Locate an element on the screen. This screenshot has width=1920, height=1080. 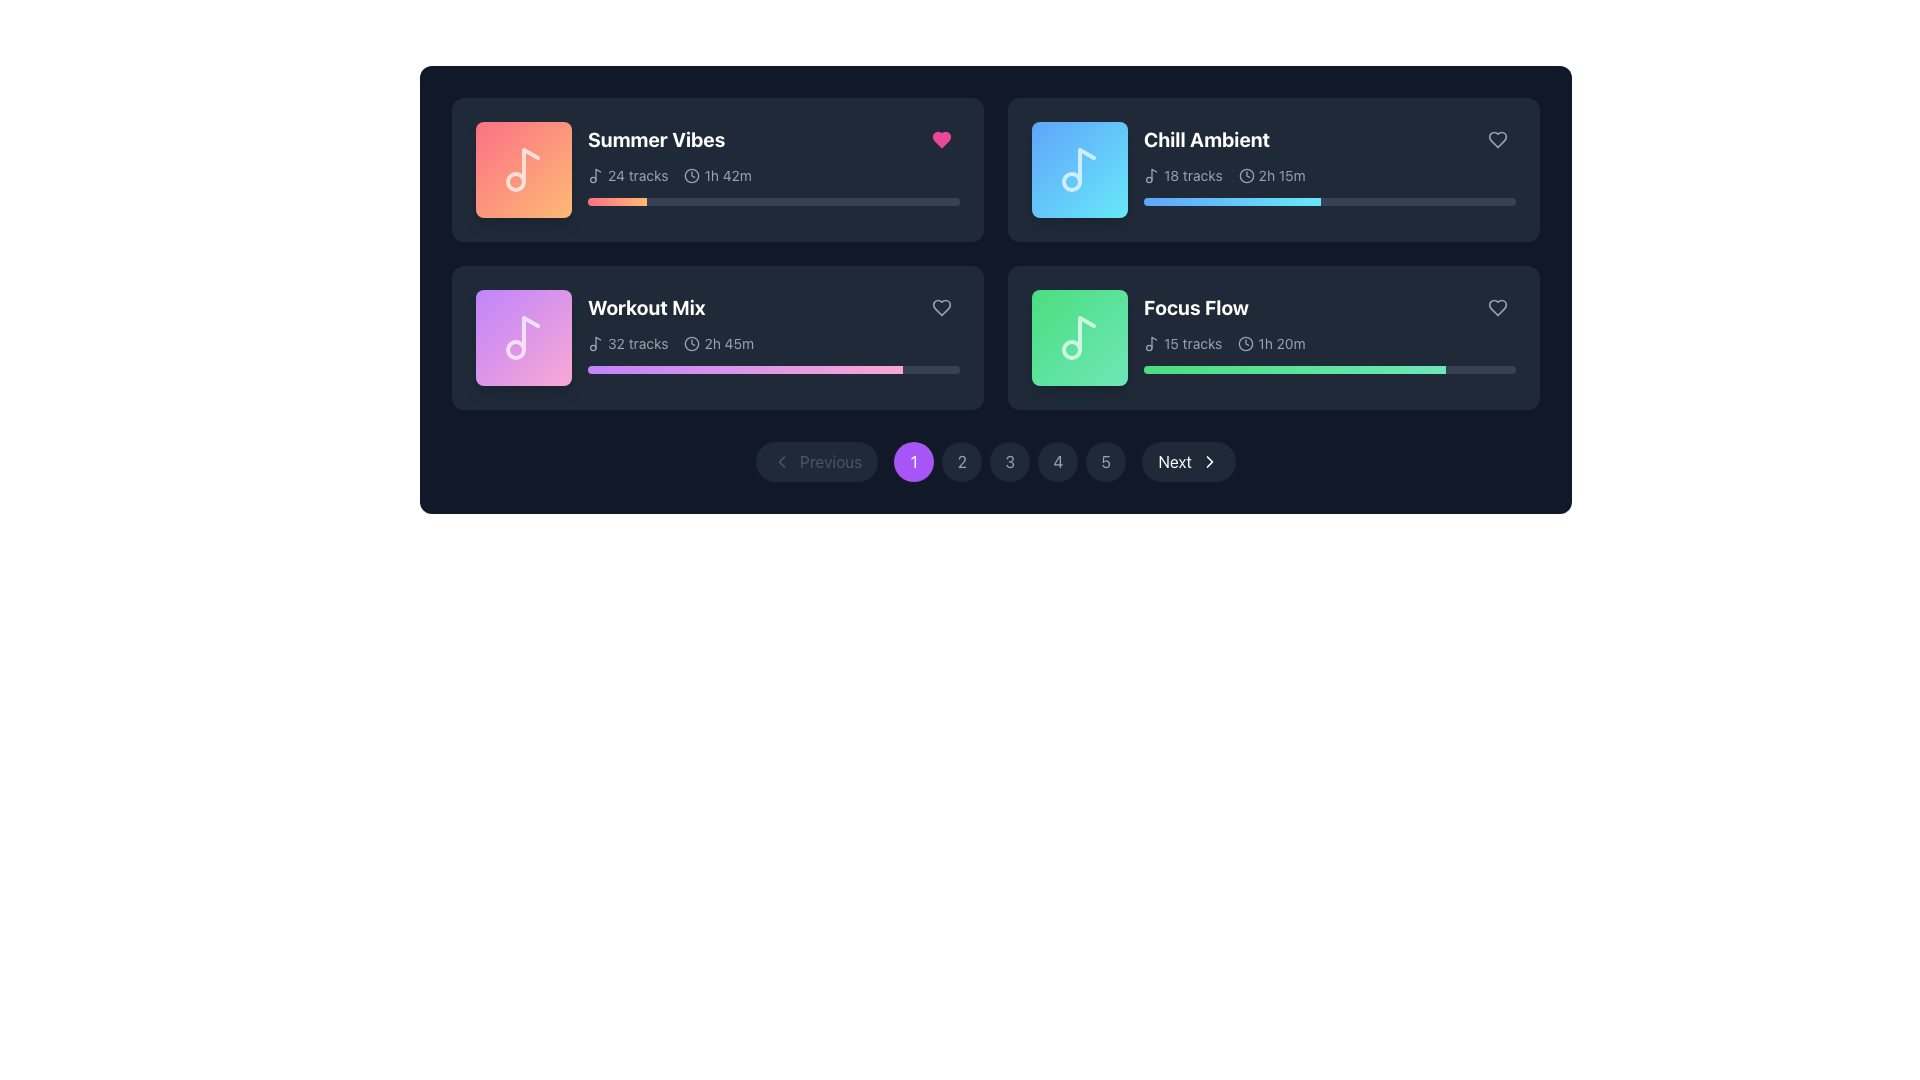
the music note icon, which is styled as an outlined circle with an upward note tail, located centrally within the second music playlist card titled 'Workout Mix' in the bottom-left of the interface is located at coordinates (523, 337).